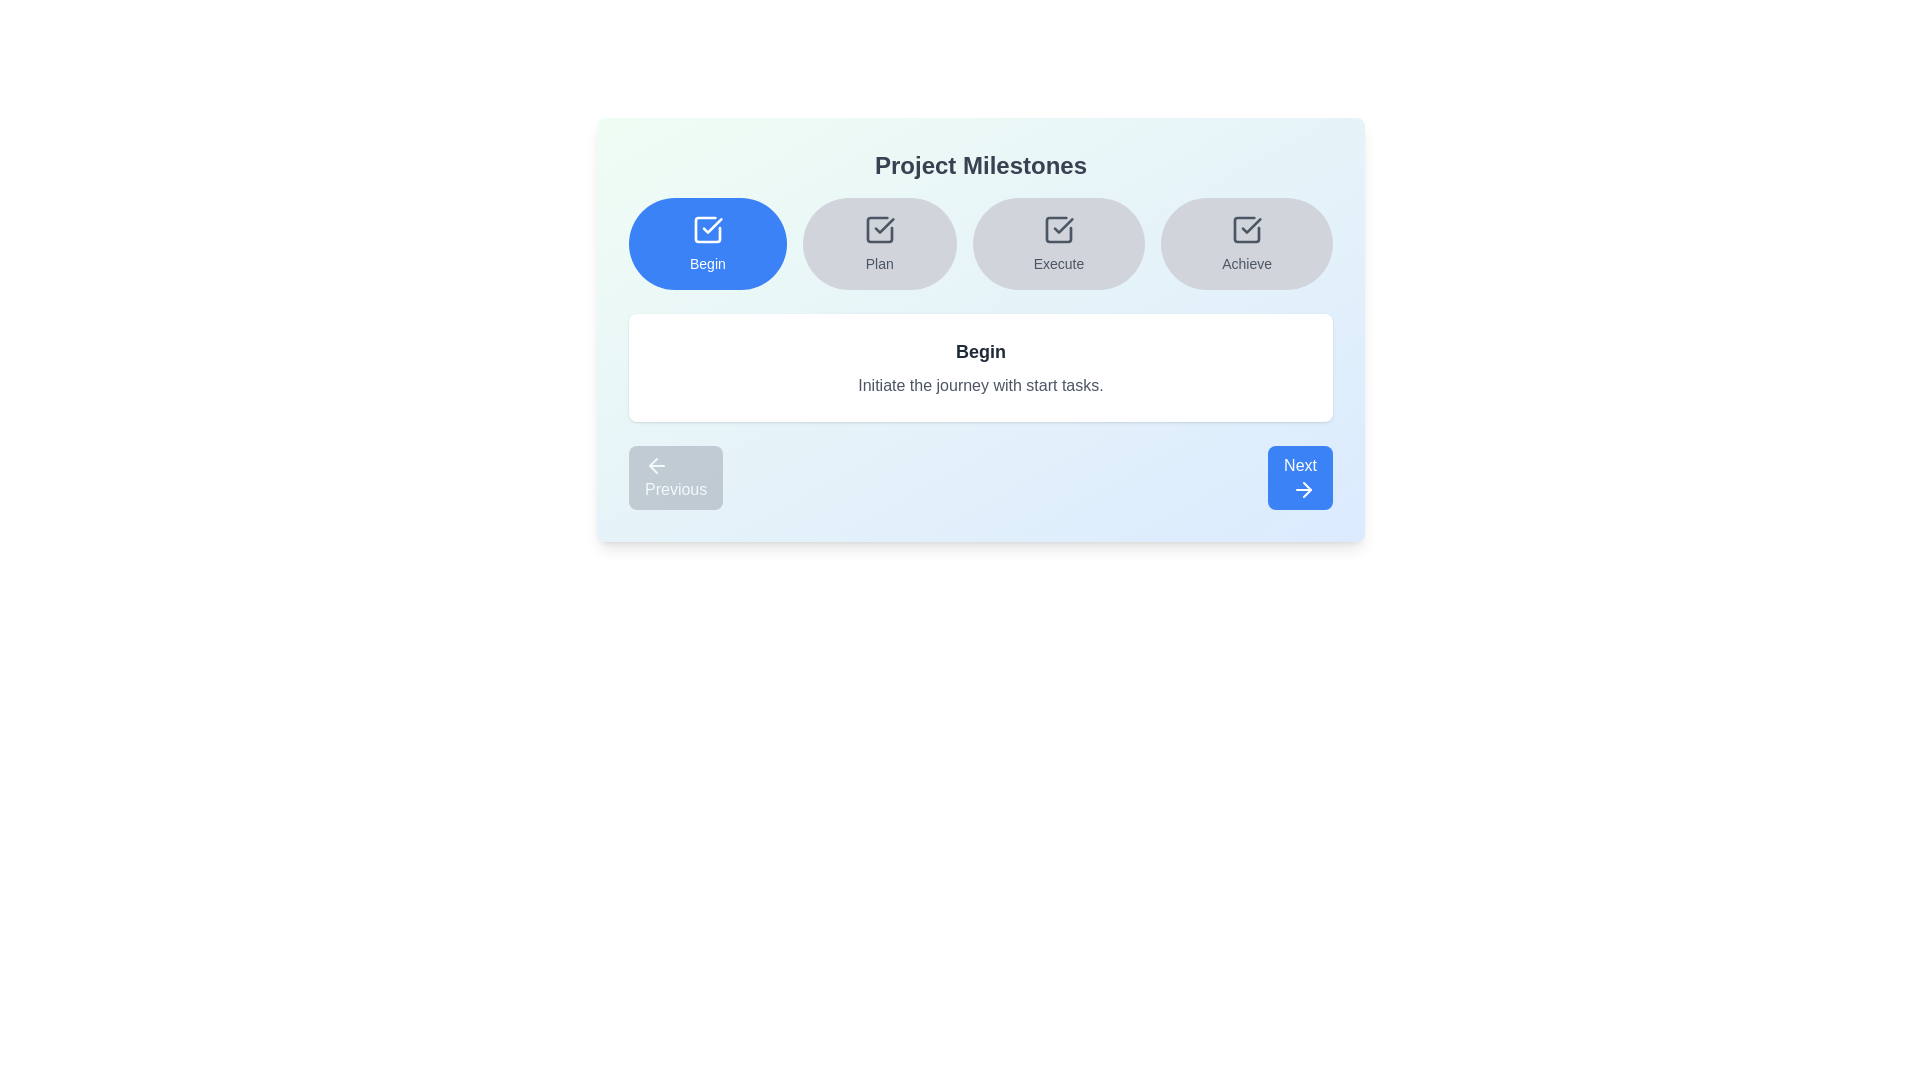  Describe the element at coordinates (1058, 242) in the screenshot. I see `the 'Execute' button, which is a rectangular button with rounded corners, a light gray background, a dark gray checkmark icon, and the label 'Execute' below the icon` at that location.